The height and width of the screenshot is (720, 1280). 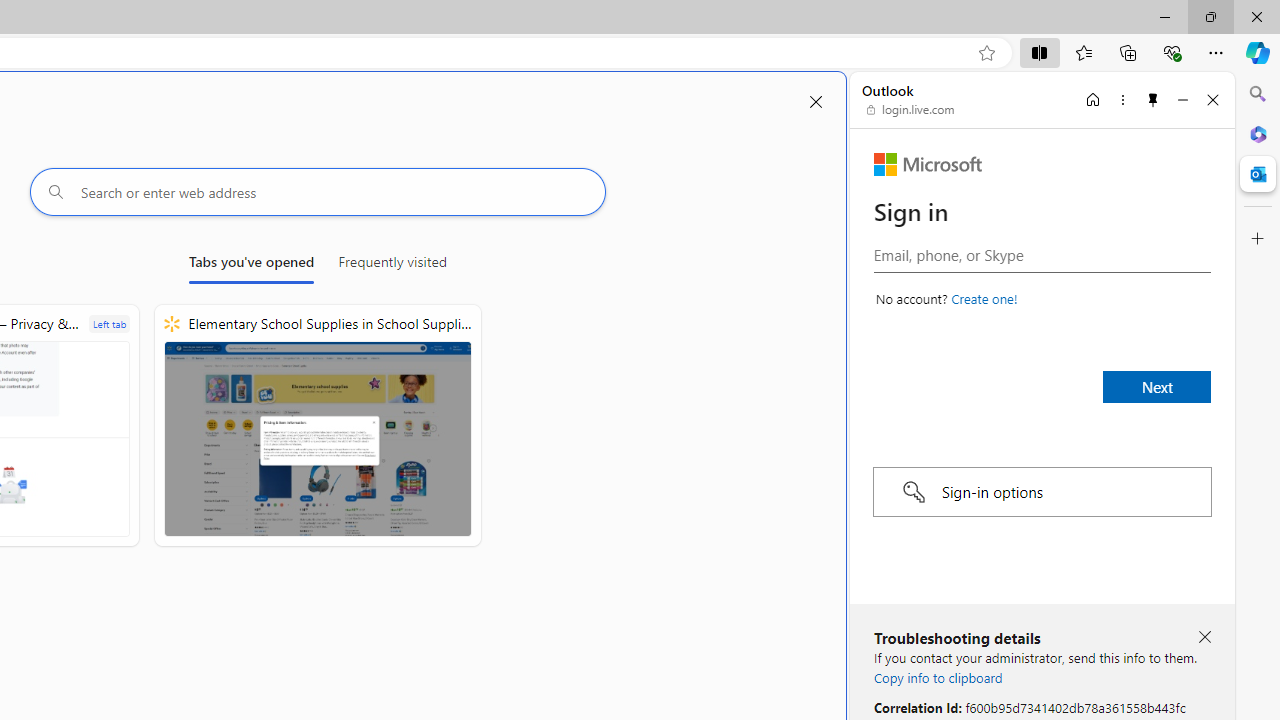 What do you see at coordinates (1257, 133) in the screenshot?
I see `'Microsoft 365'` at bounding box center [1257, 133].